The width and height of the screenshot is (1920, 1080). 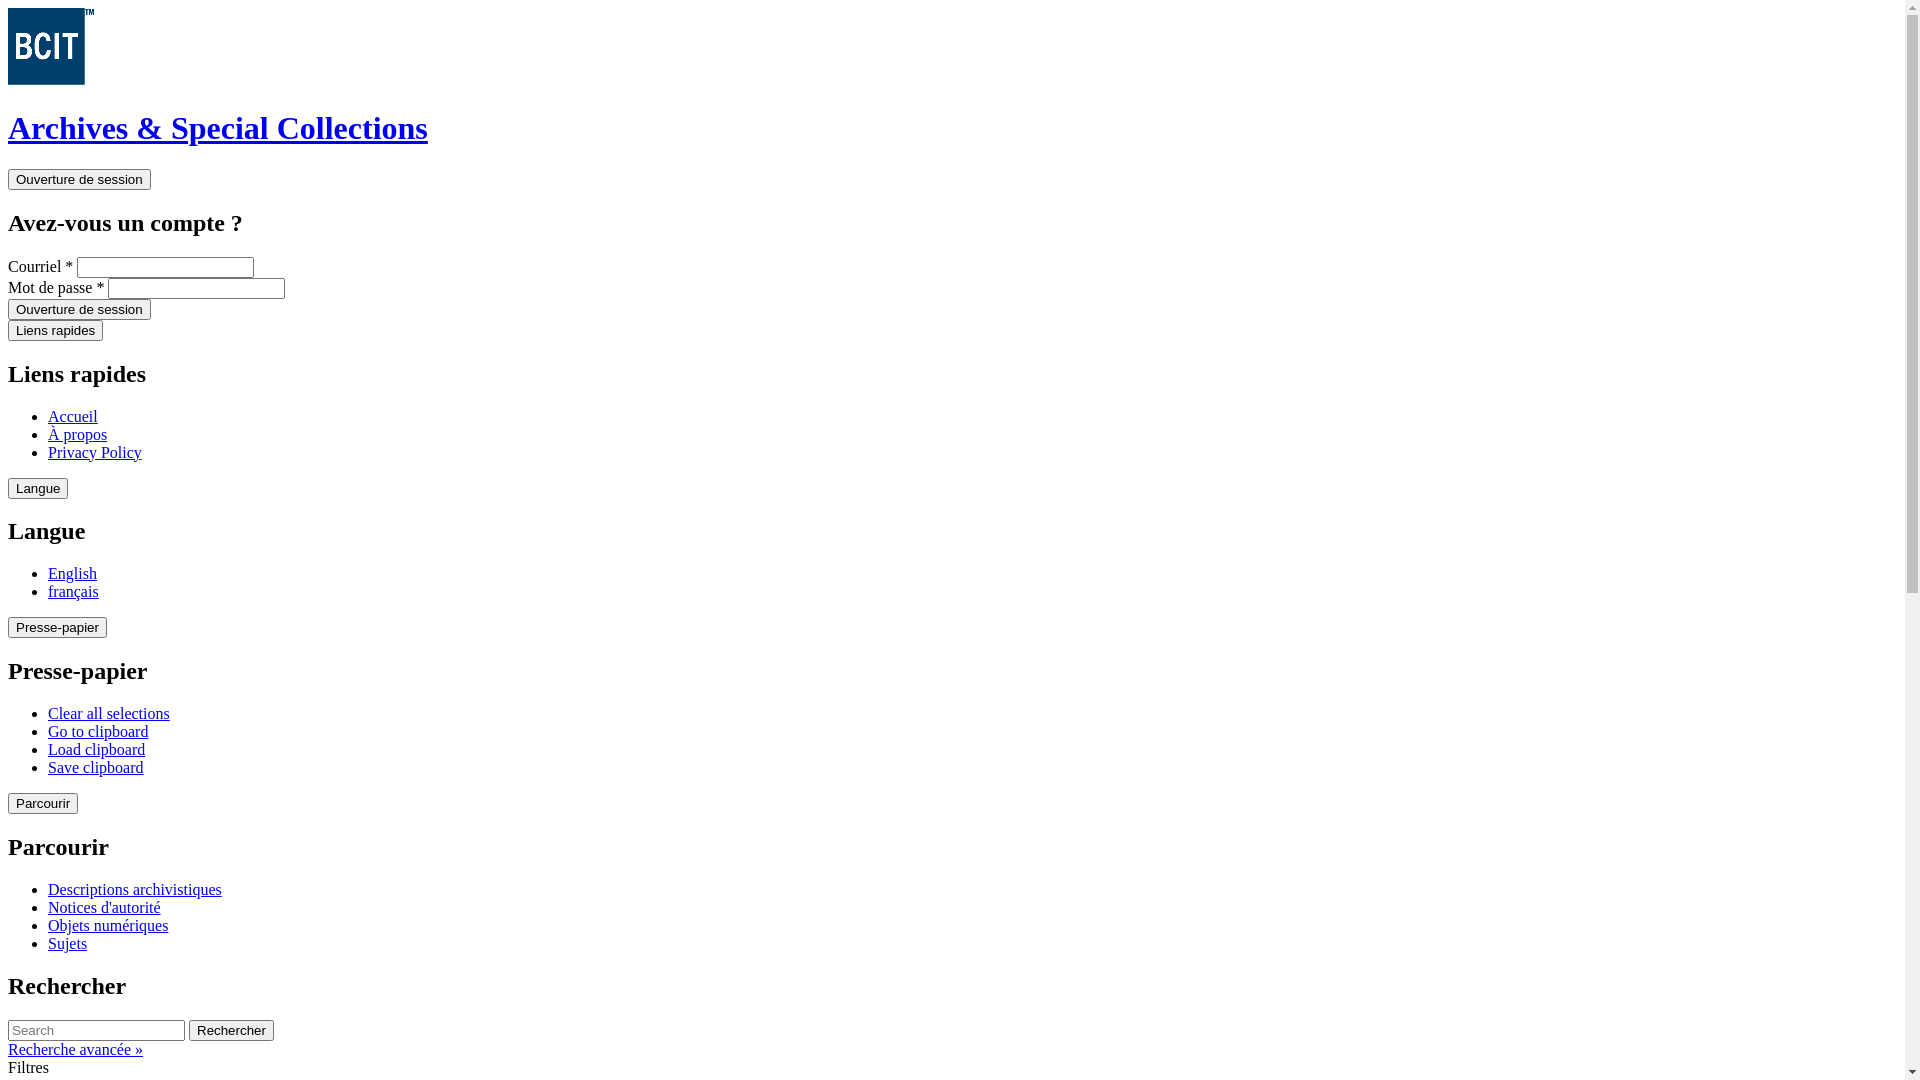 I want to click on 'Langue', so click(x=8, y=488).